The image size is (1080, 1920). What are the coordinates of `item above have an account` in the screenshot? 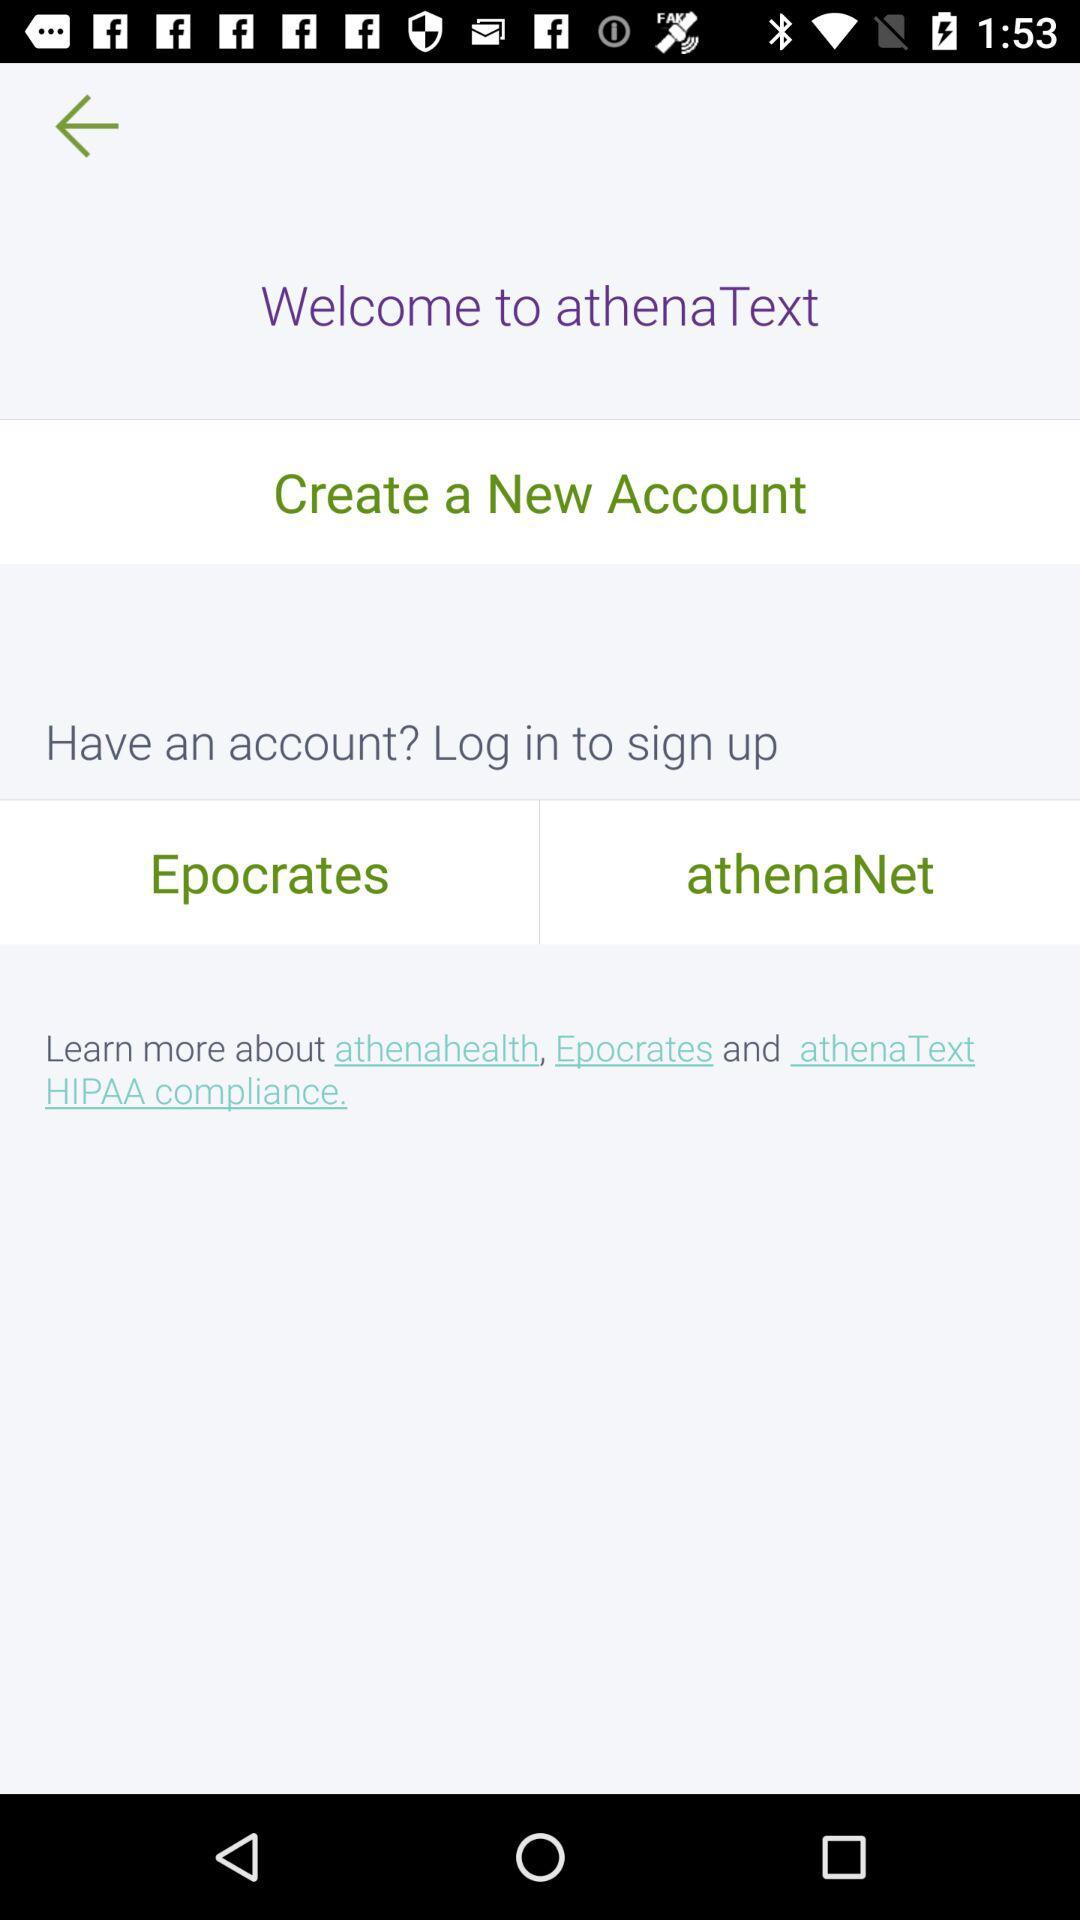 It's located at (540, 491).